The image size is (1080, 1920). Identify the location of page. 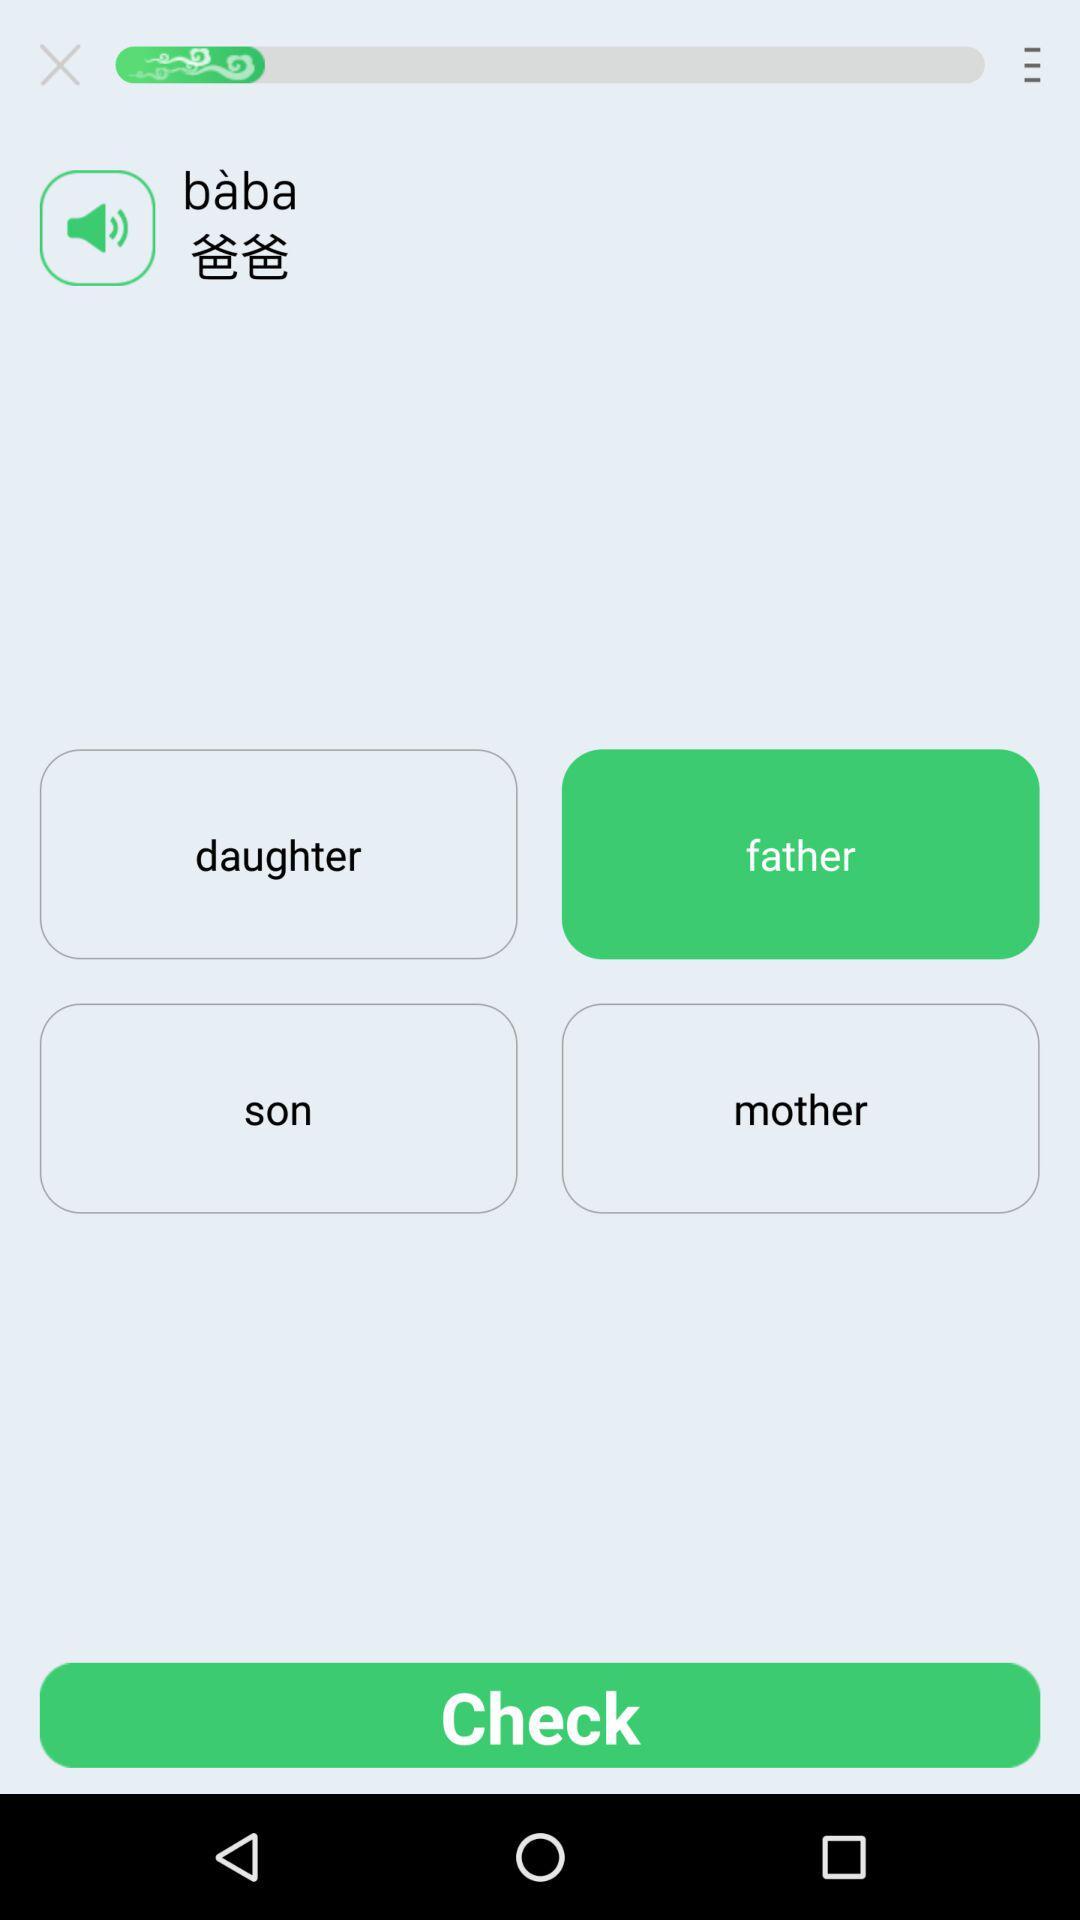
(67, 64).